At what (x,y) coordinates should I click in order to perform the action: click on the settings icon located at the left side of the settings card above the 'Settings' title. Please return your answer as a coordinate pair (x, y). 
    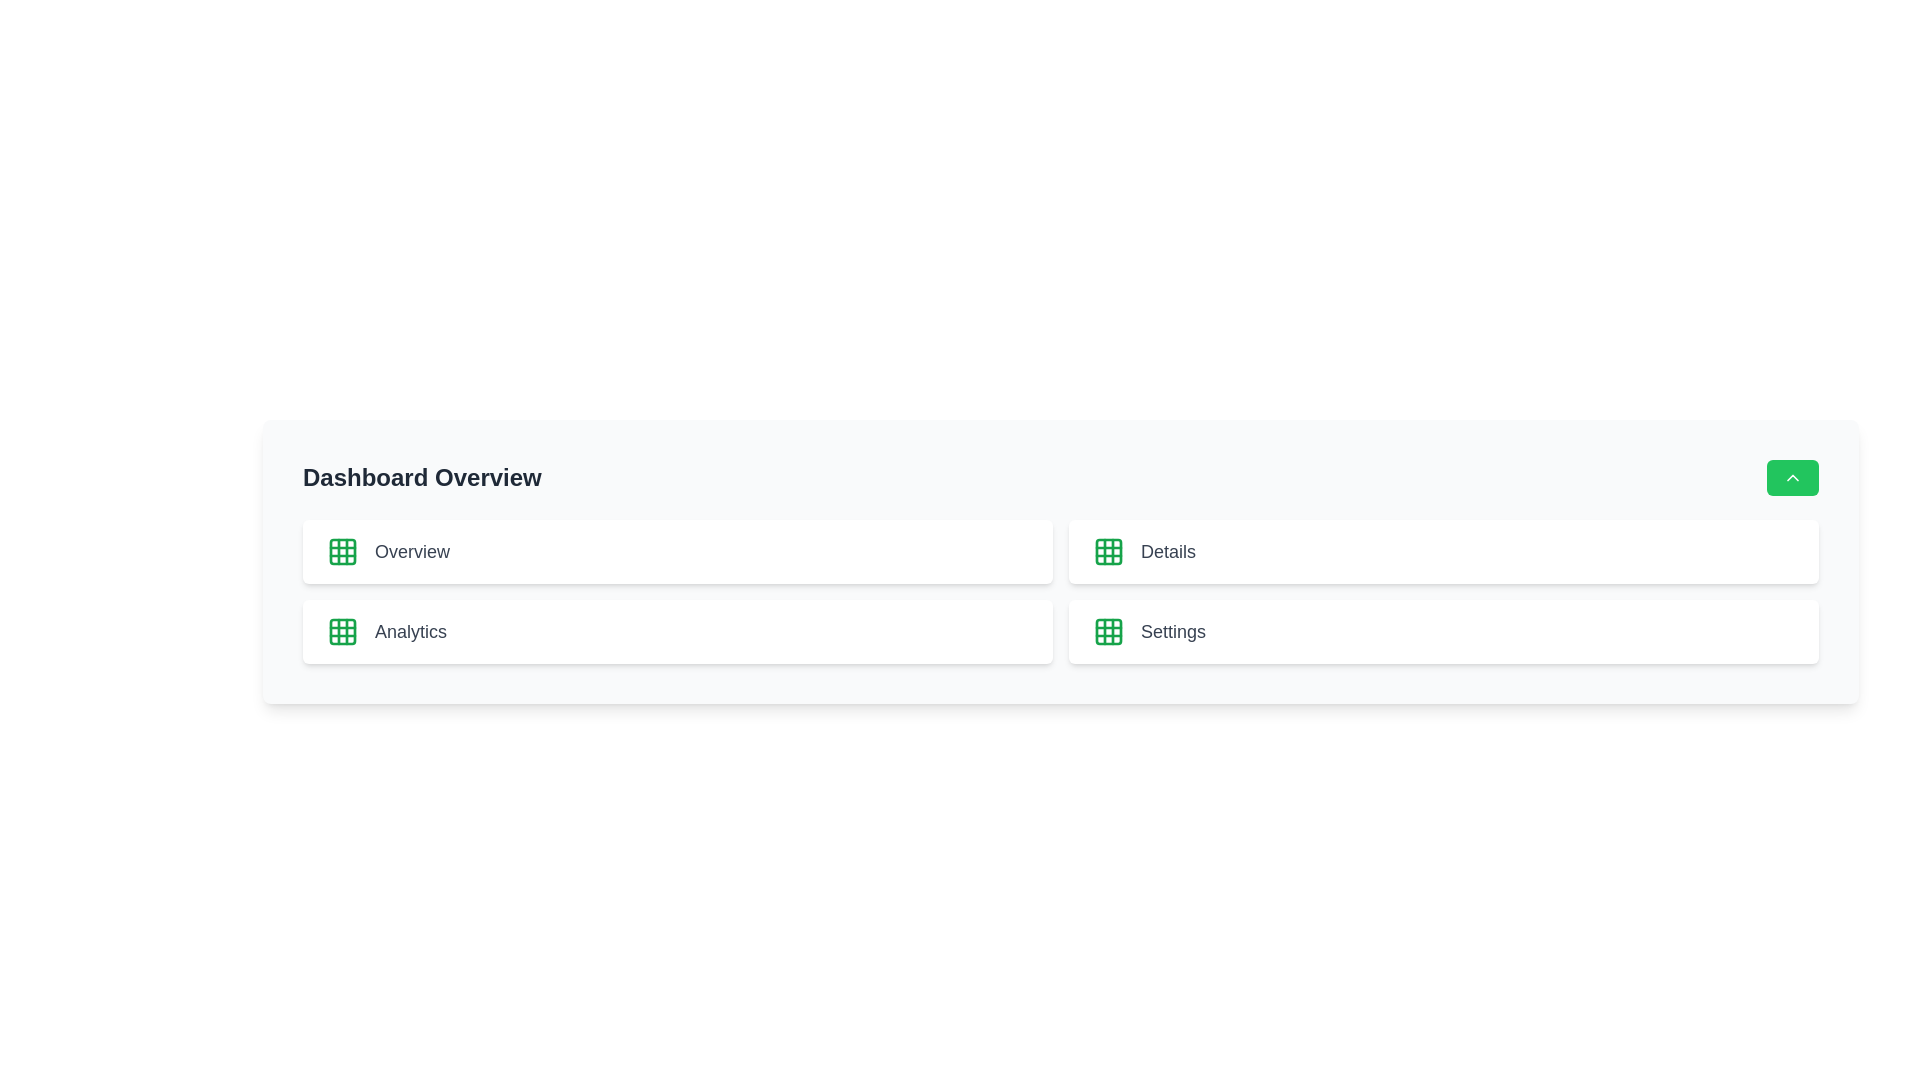
    Looking at the image, I should click on (1107, 632).